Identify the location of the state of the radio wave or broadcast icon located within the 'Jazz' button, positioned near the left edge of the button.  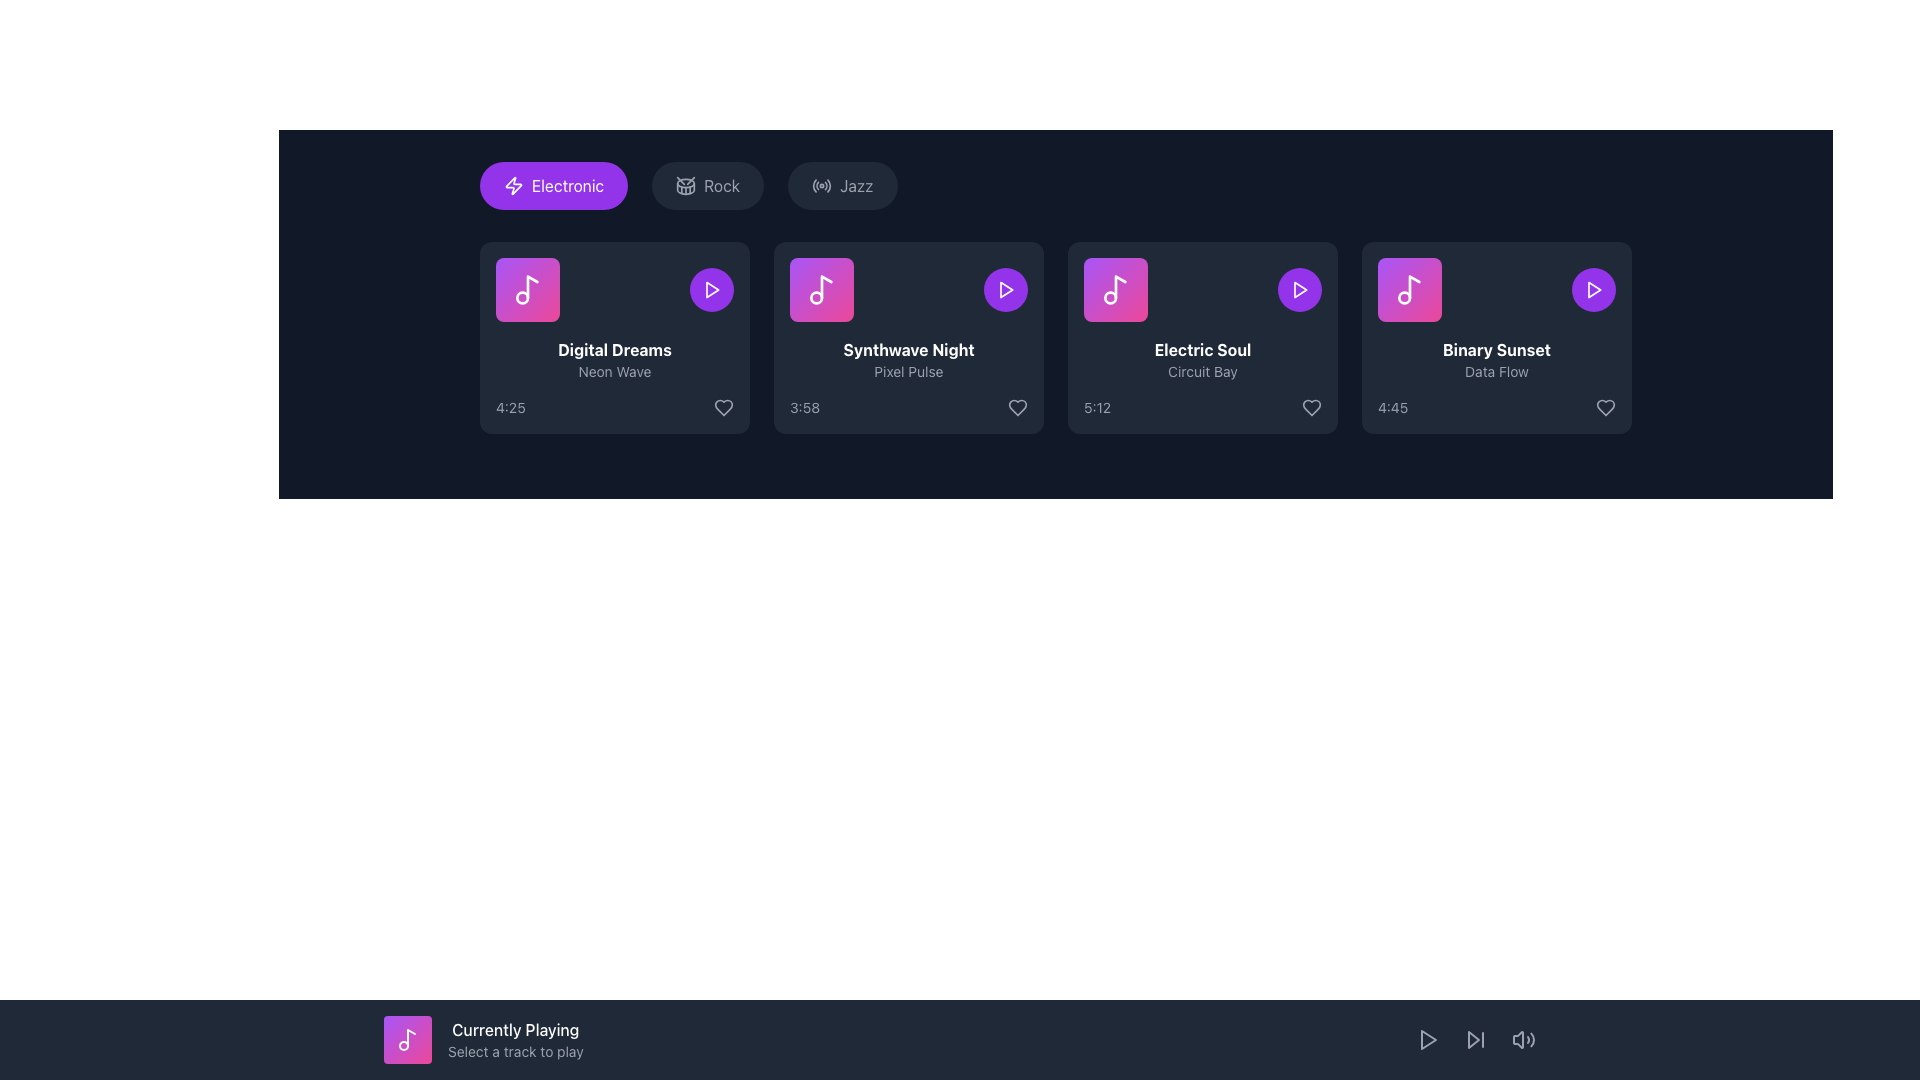
(822, 185).